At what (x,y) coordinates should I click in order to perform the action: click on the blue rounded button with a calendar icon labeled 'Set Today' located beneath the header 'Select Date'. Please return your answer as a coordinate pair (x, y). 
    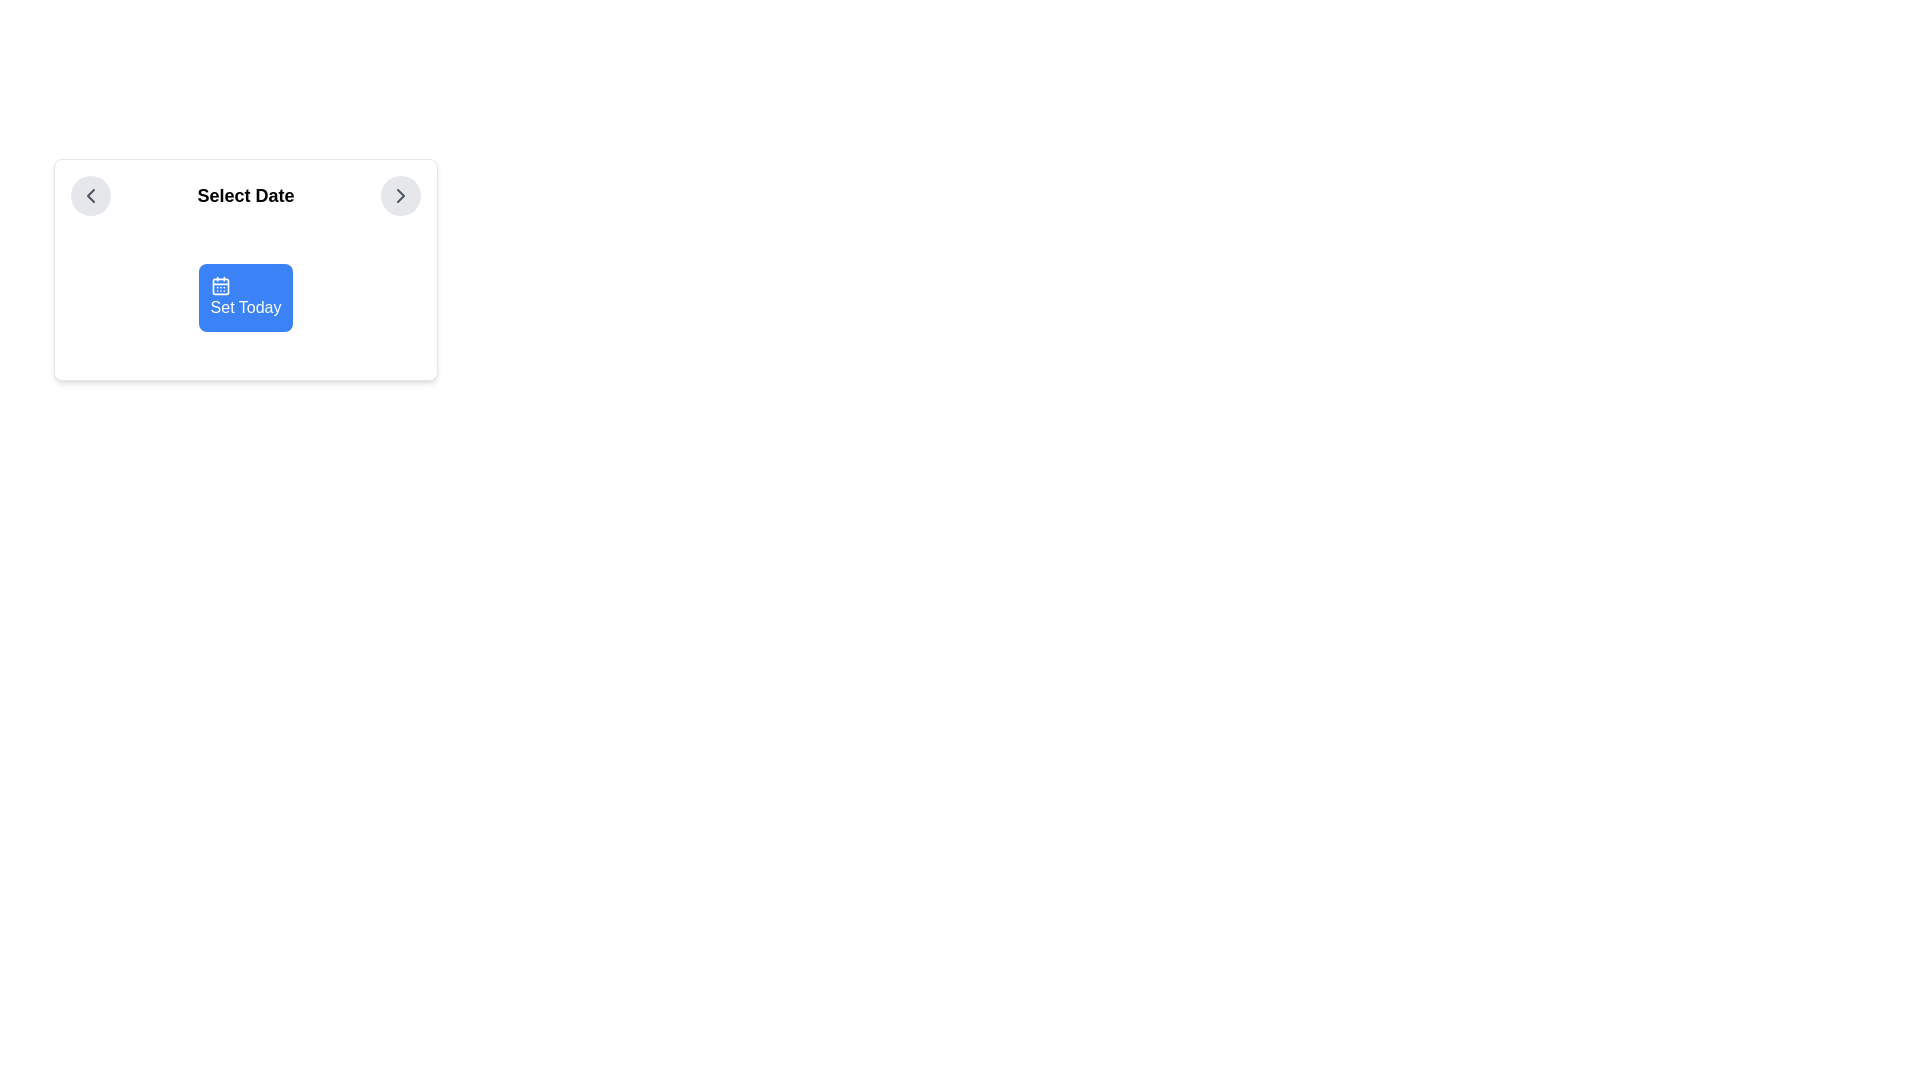
    Looking at the image, I should click on (244, 297).